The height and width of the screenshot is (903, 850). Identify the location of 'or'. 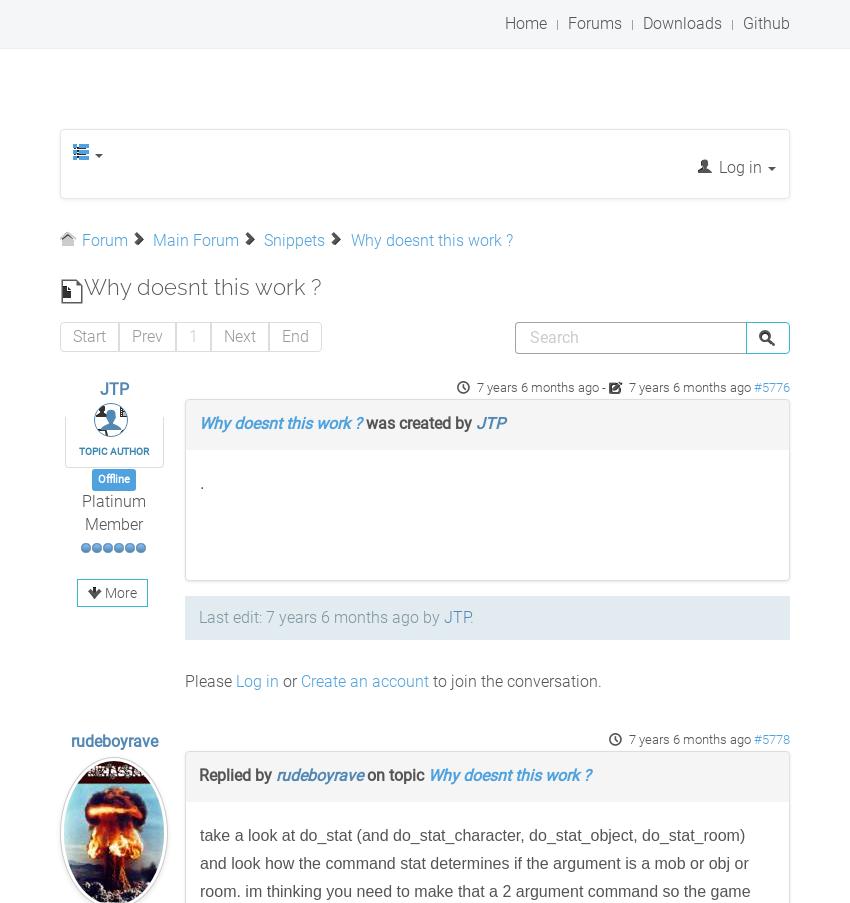
(289, 680).